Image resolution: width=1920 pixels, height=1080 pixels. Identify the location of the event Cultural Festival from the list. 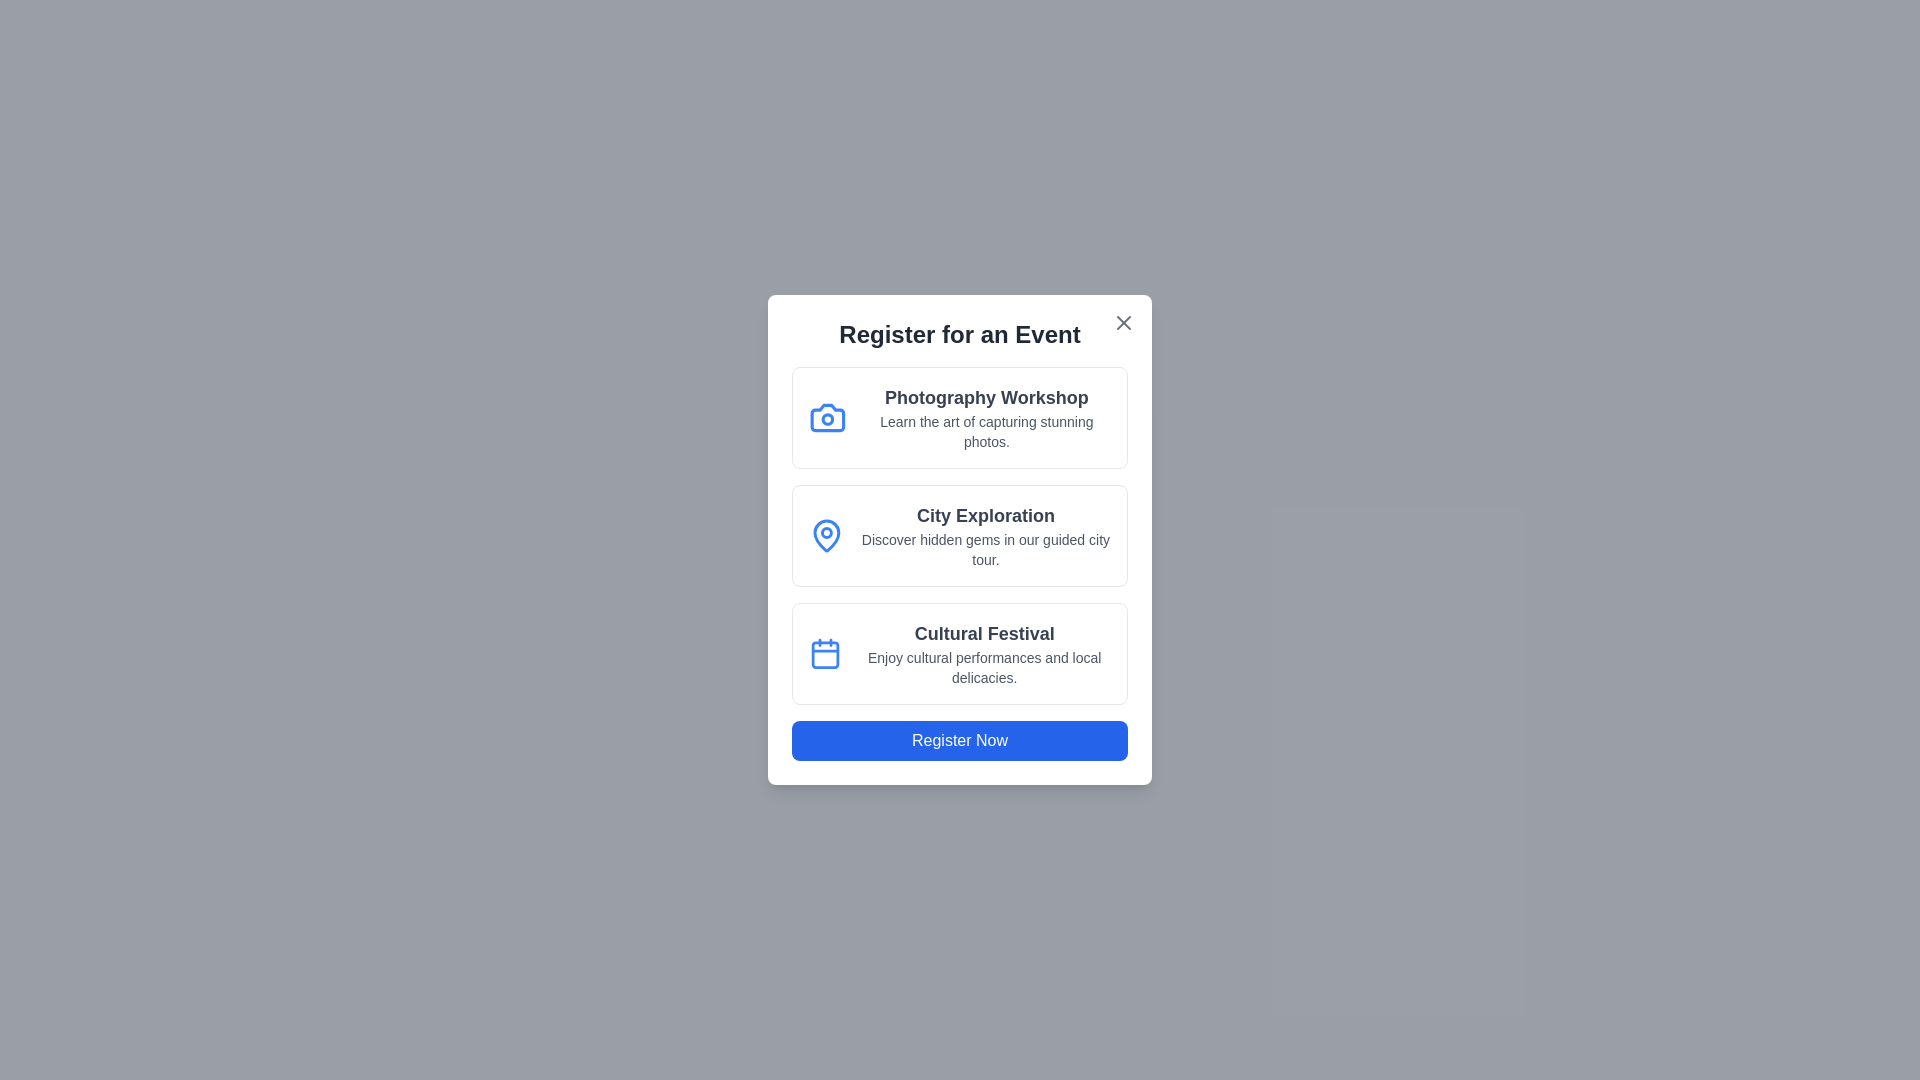
(960, 654).